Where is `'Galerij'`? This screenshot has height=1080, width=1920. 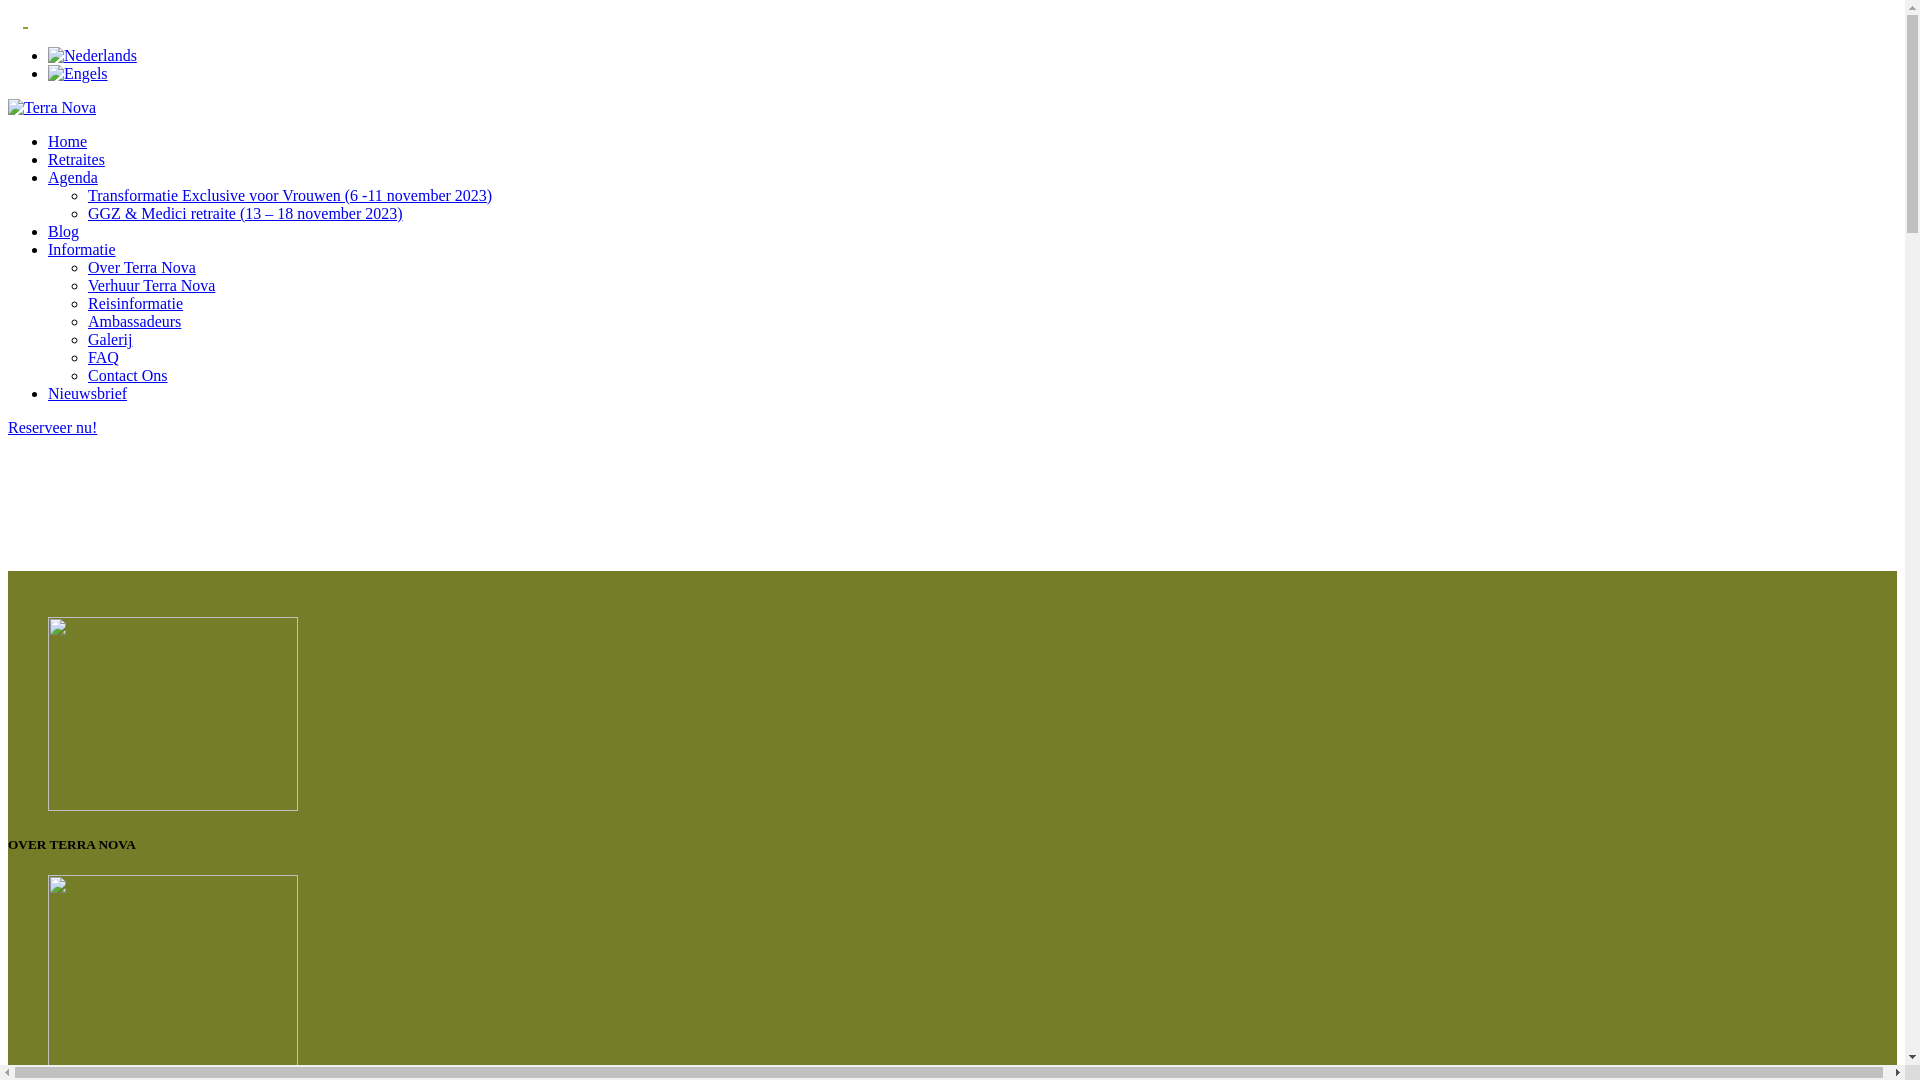 'Galerij' is located at coordinates (109, 338).